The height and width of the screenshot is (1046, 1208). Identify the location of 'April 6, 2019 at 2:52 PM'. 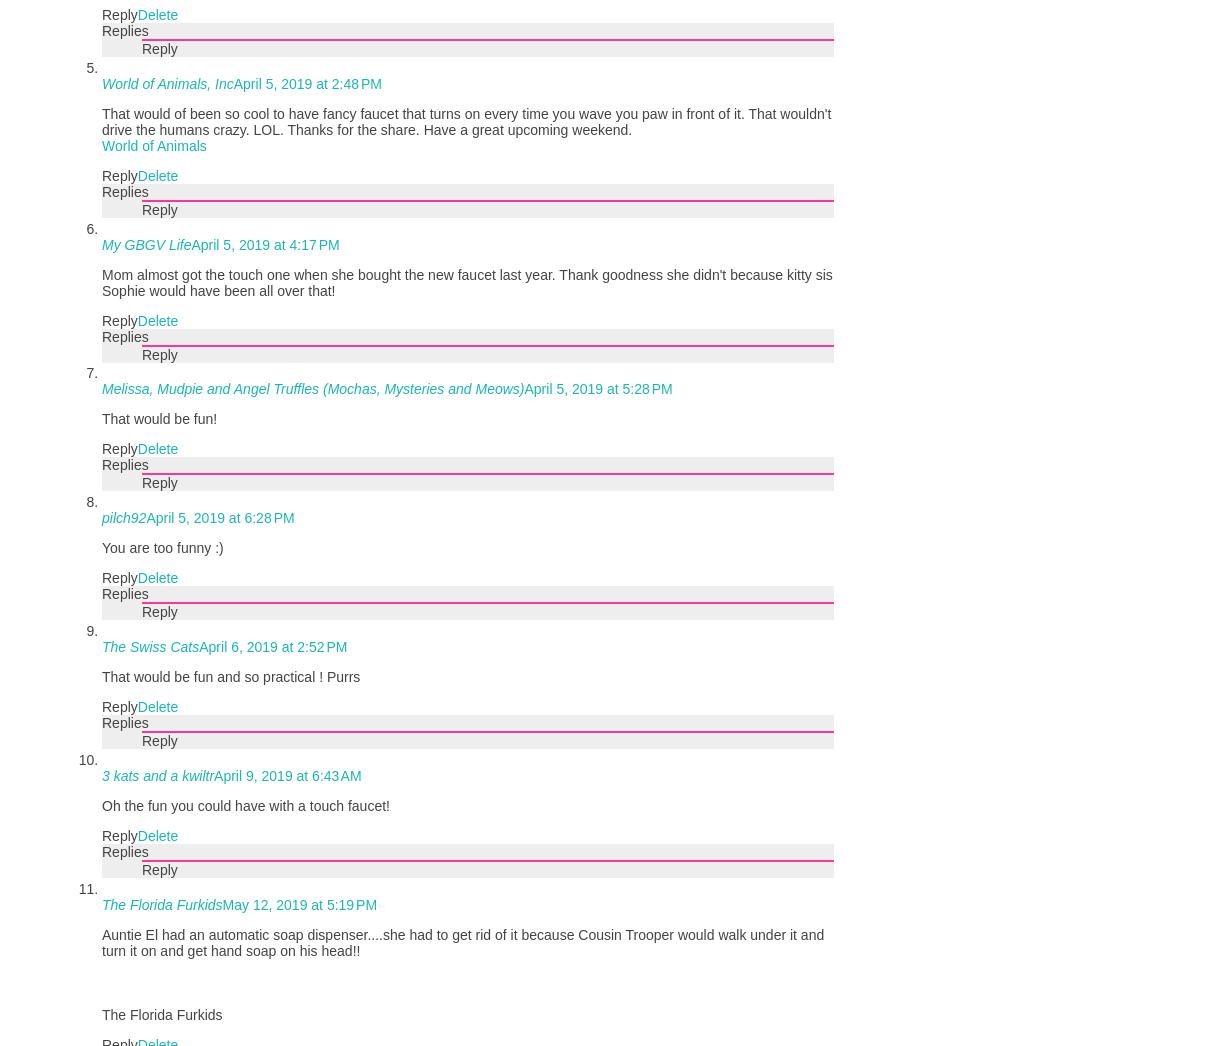
(273, 645).